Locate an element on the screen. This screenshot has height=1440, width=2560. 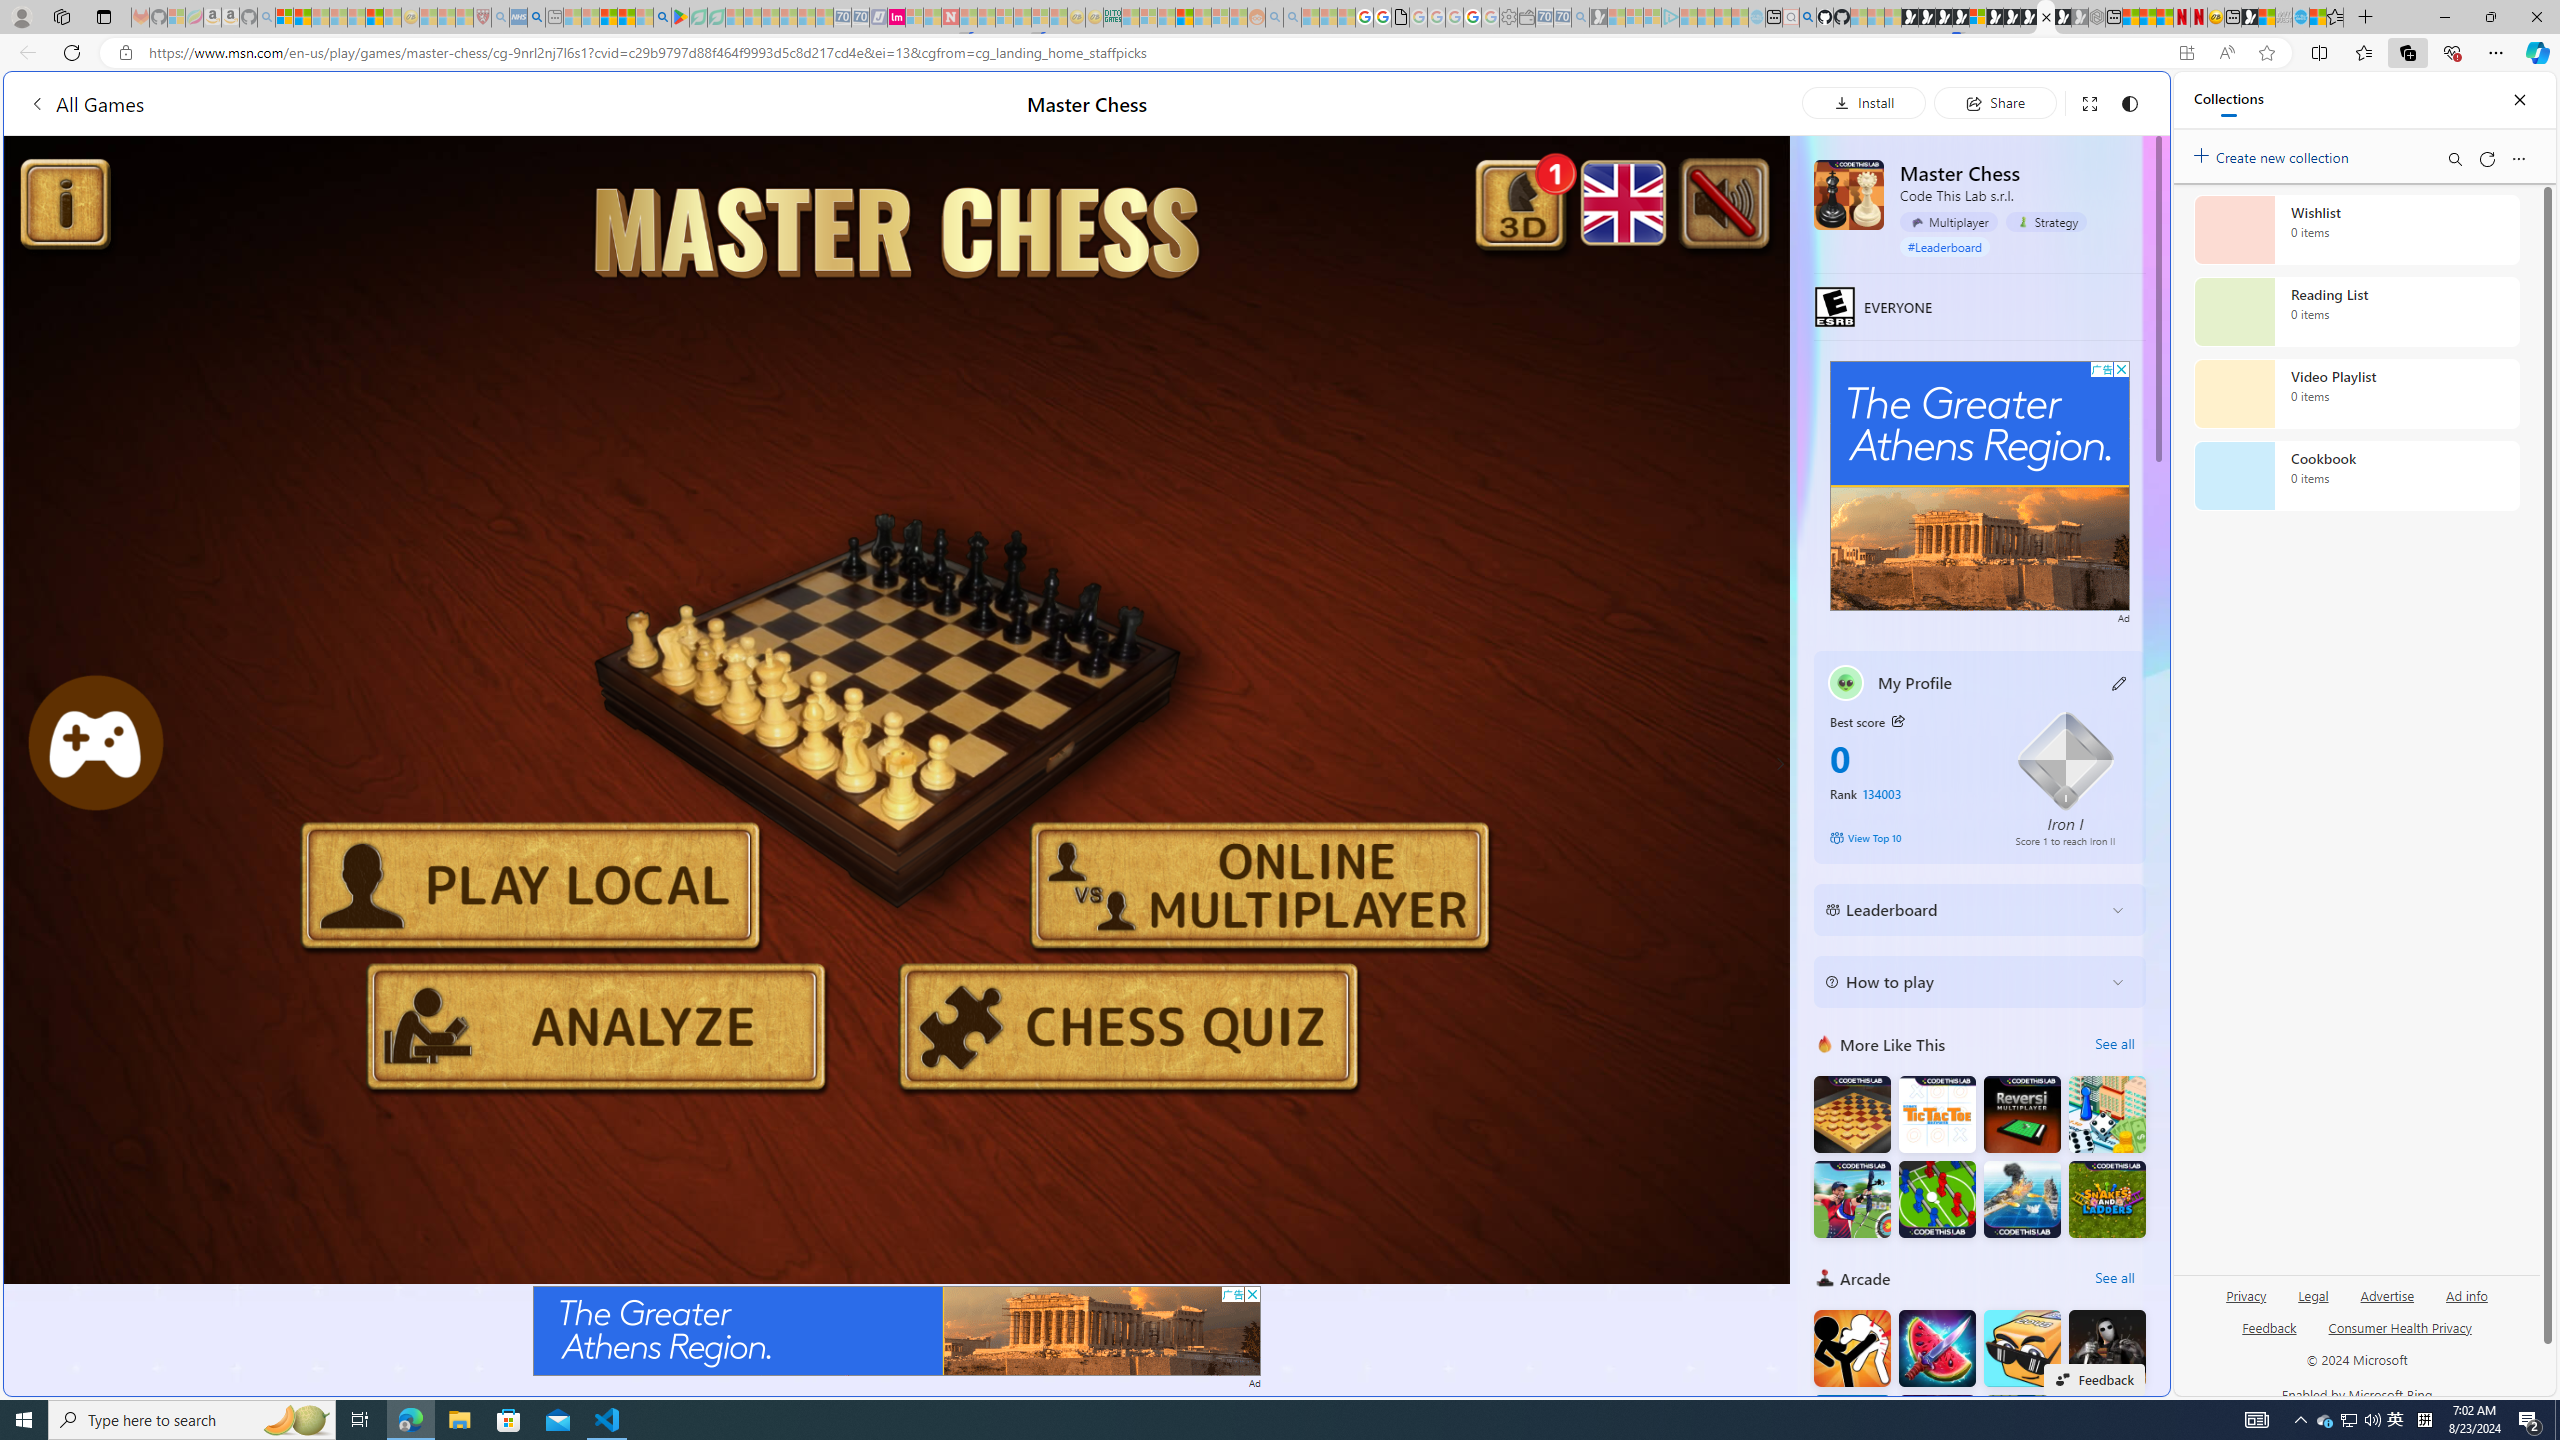
'Stickman fighter : Epic battle' is located at coordinates (1851, 1432).